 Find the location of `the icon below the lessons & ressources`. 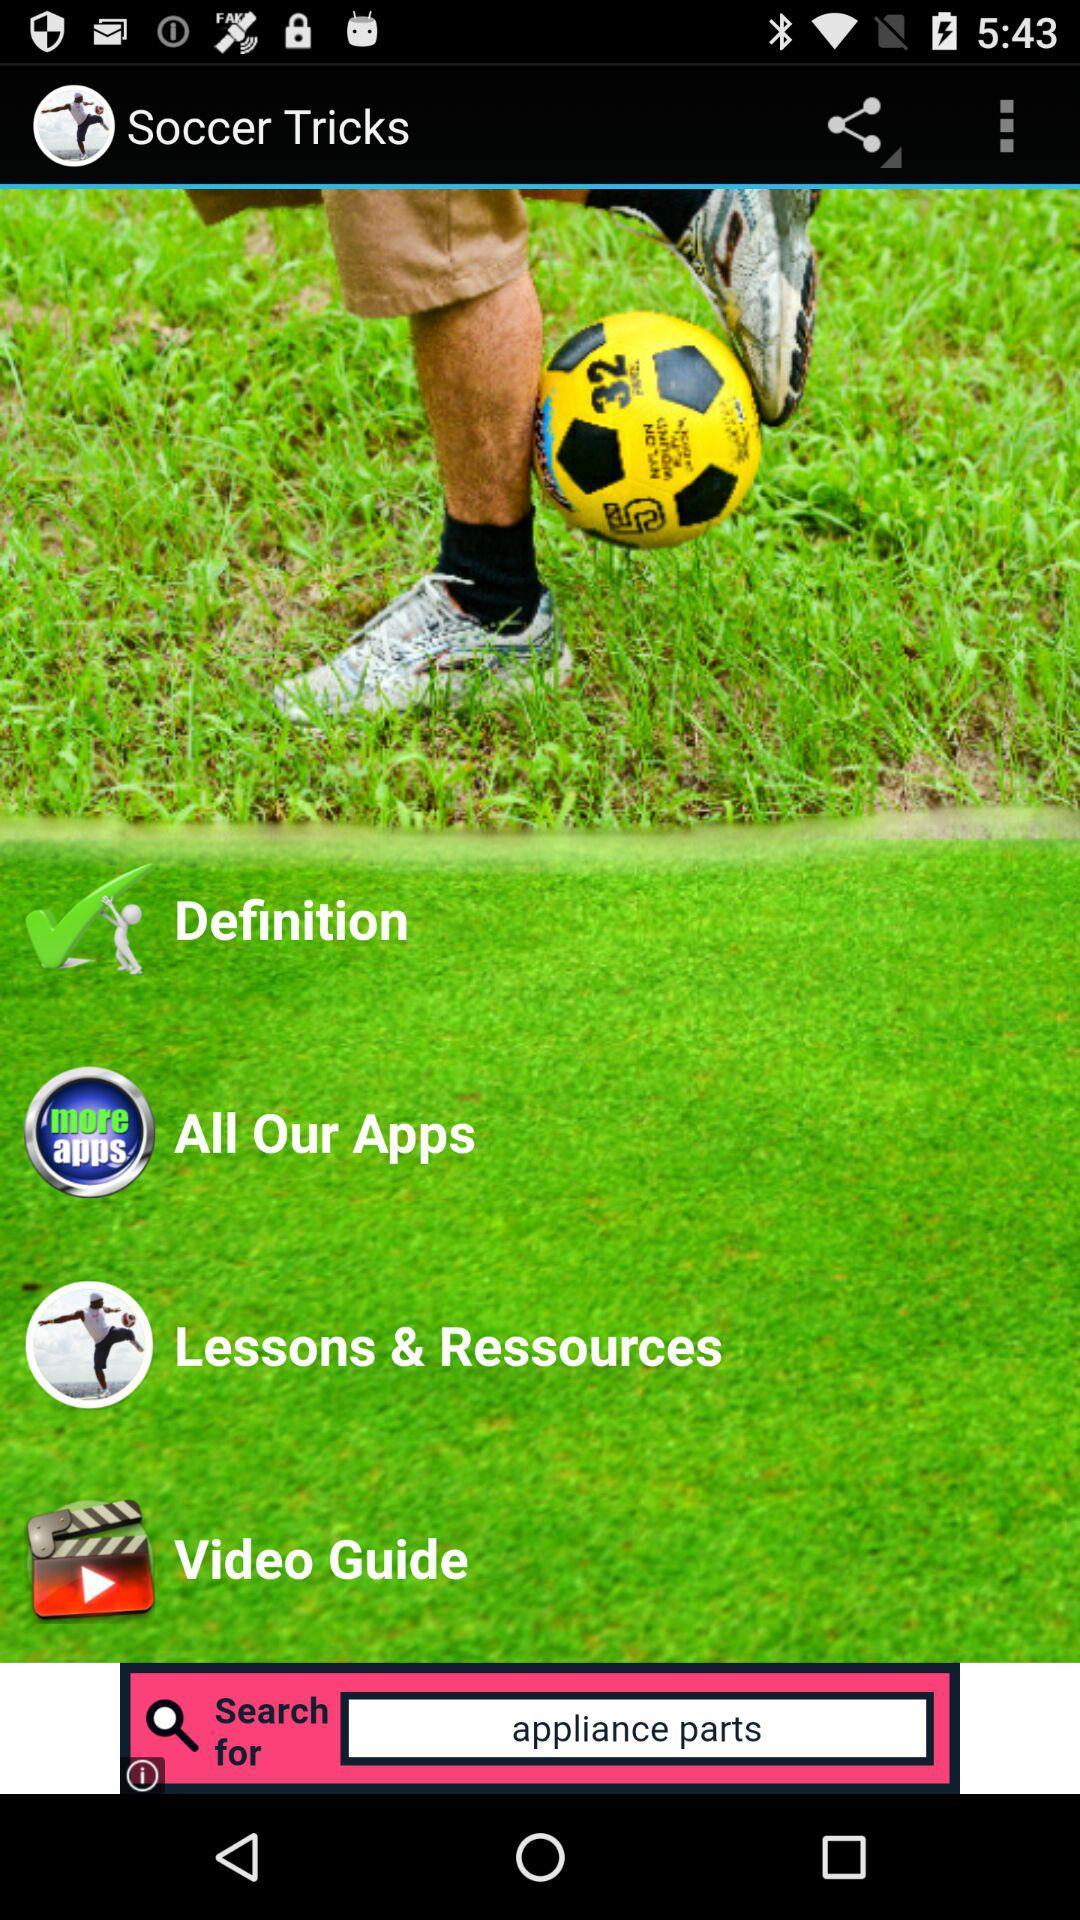

the icon below the lessons & ressources is located at coordinates (613, 1556).